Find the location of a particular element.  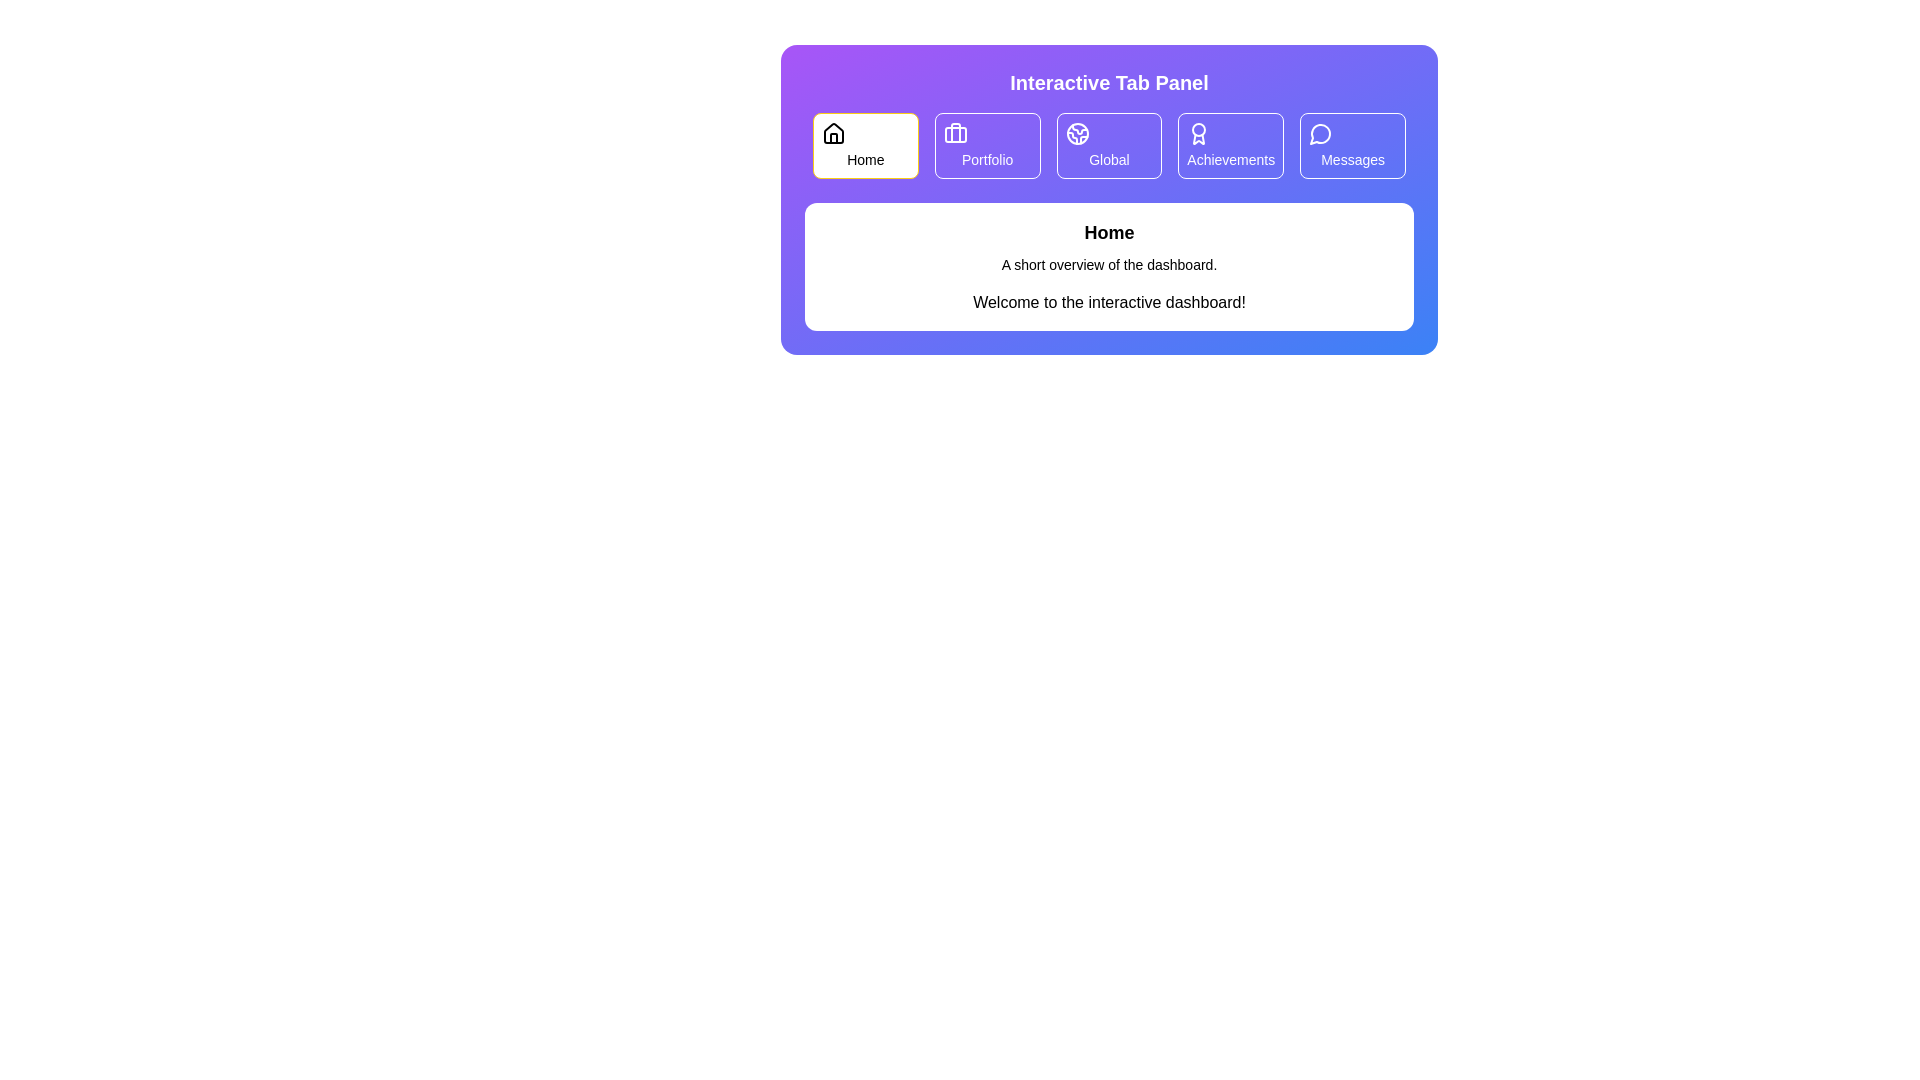

the SVG Circle element that is centered within the award badge icon in the 'Achievements' tab is located at coordinates (1199, 130).